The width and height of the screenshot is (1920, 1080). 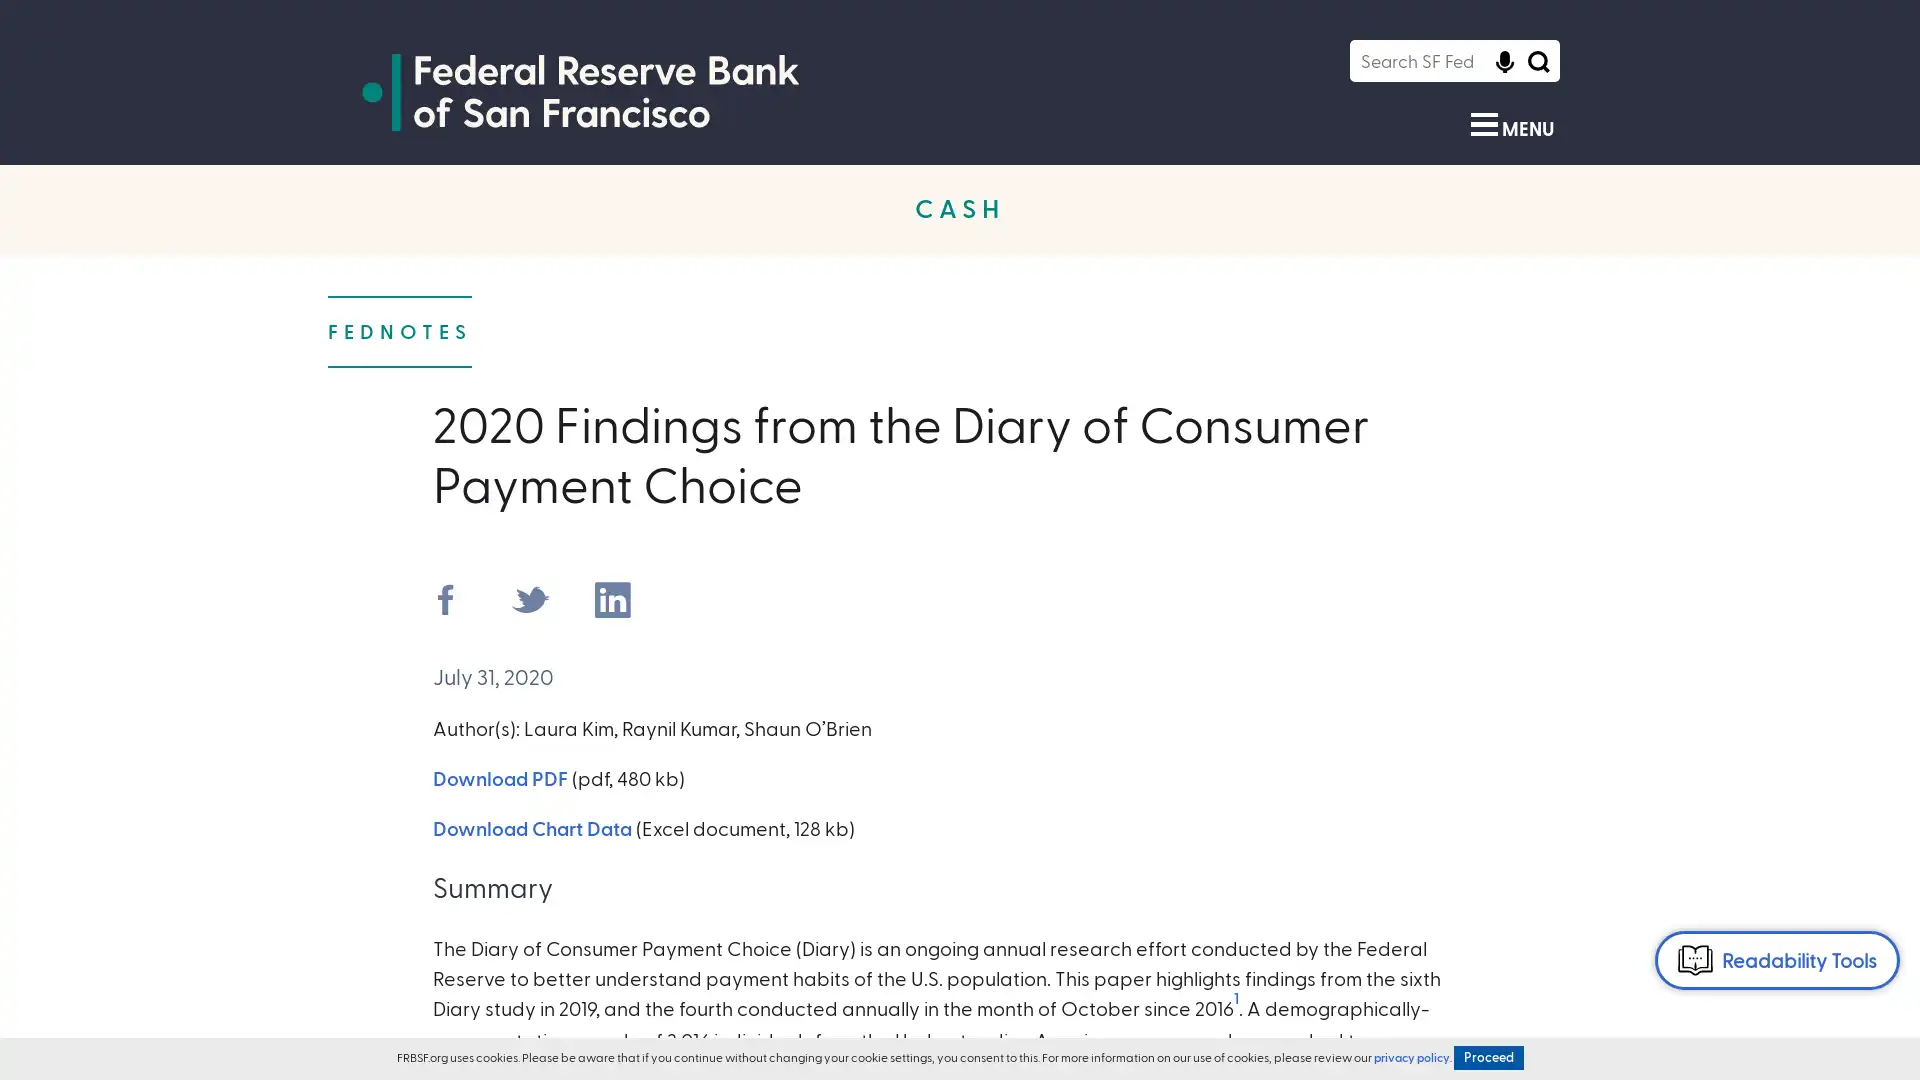 I want to click on Readability Tools, so click(x=1777, y=958).